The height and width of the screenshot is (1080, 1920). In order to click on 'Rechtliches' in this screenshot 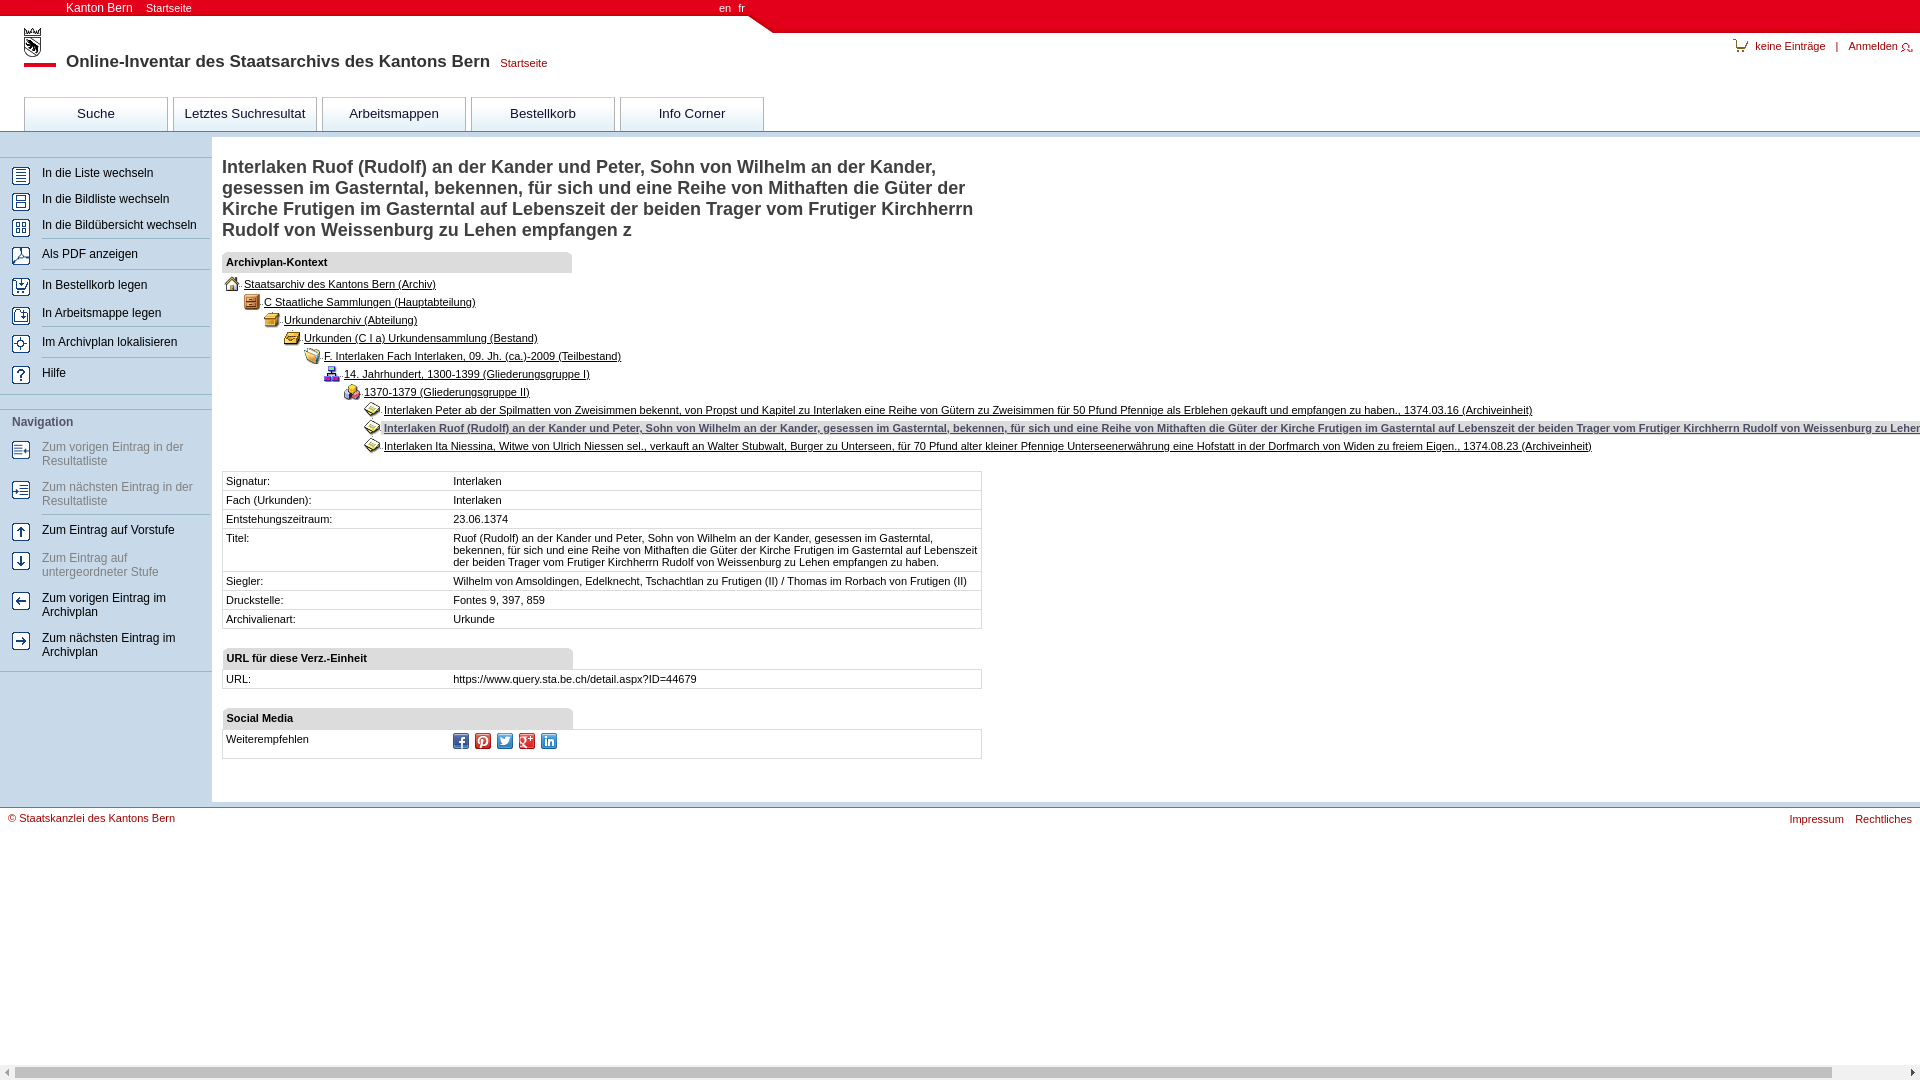, I will do `click(1878, 818)`.